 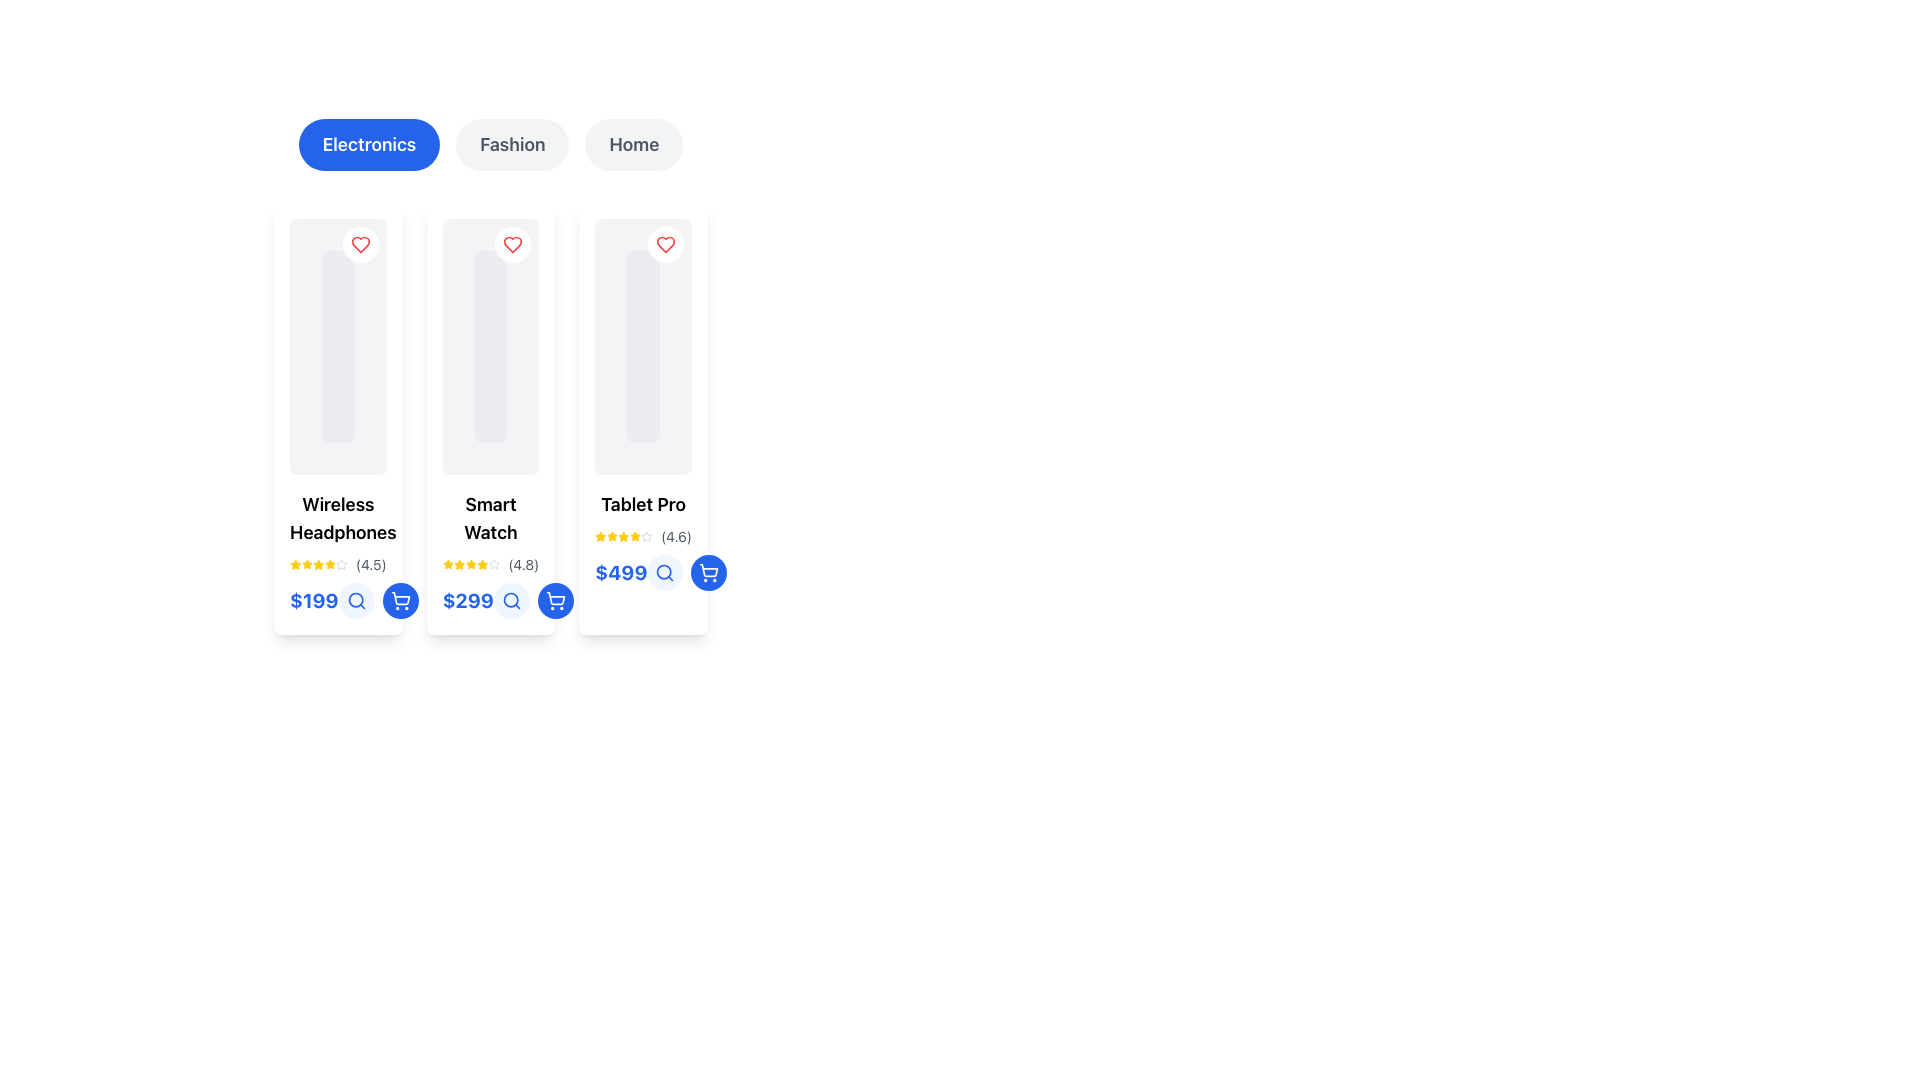 I want to click on the circular button with a light blue background and a magnifying glass icon located in the 'Tablet Pro' product card, positioned below the price section, so click(x=665, y=573).